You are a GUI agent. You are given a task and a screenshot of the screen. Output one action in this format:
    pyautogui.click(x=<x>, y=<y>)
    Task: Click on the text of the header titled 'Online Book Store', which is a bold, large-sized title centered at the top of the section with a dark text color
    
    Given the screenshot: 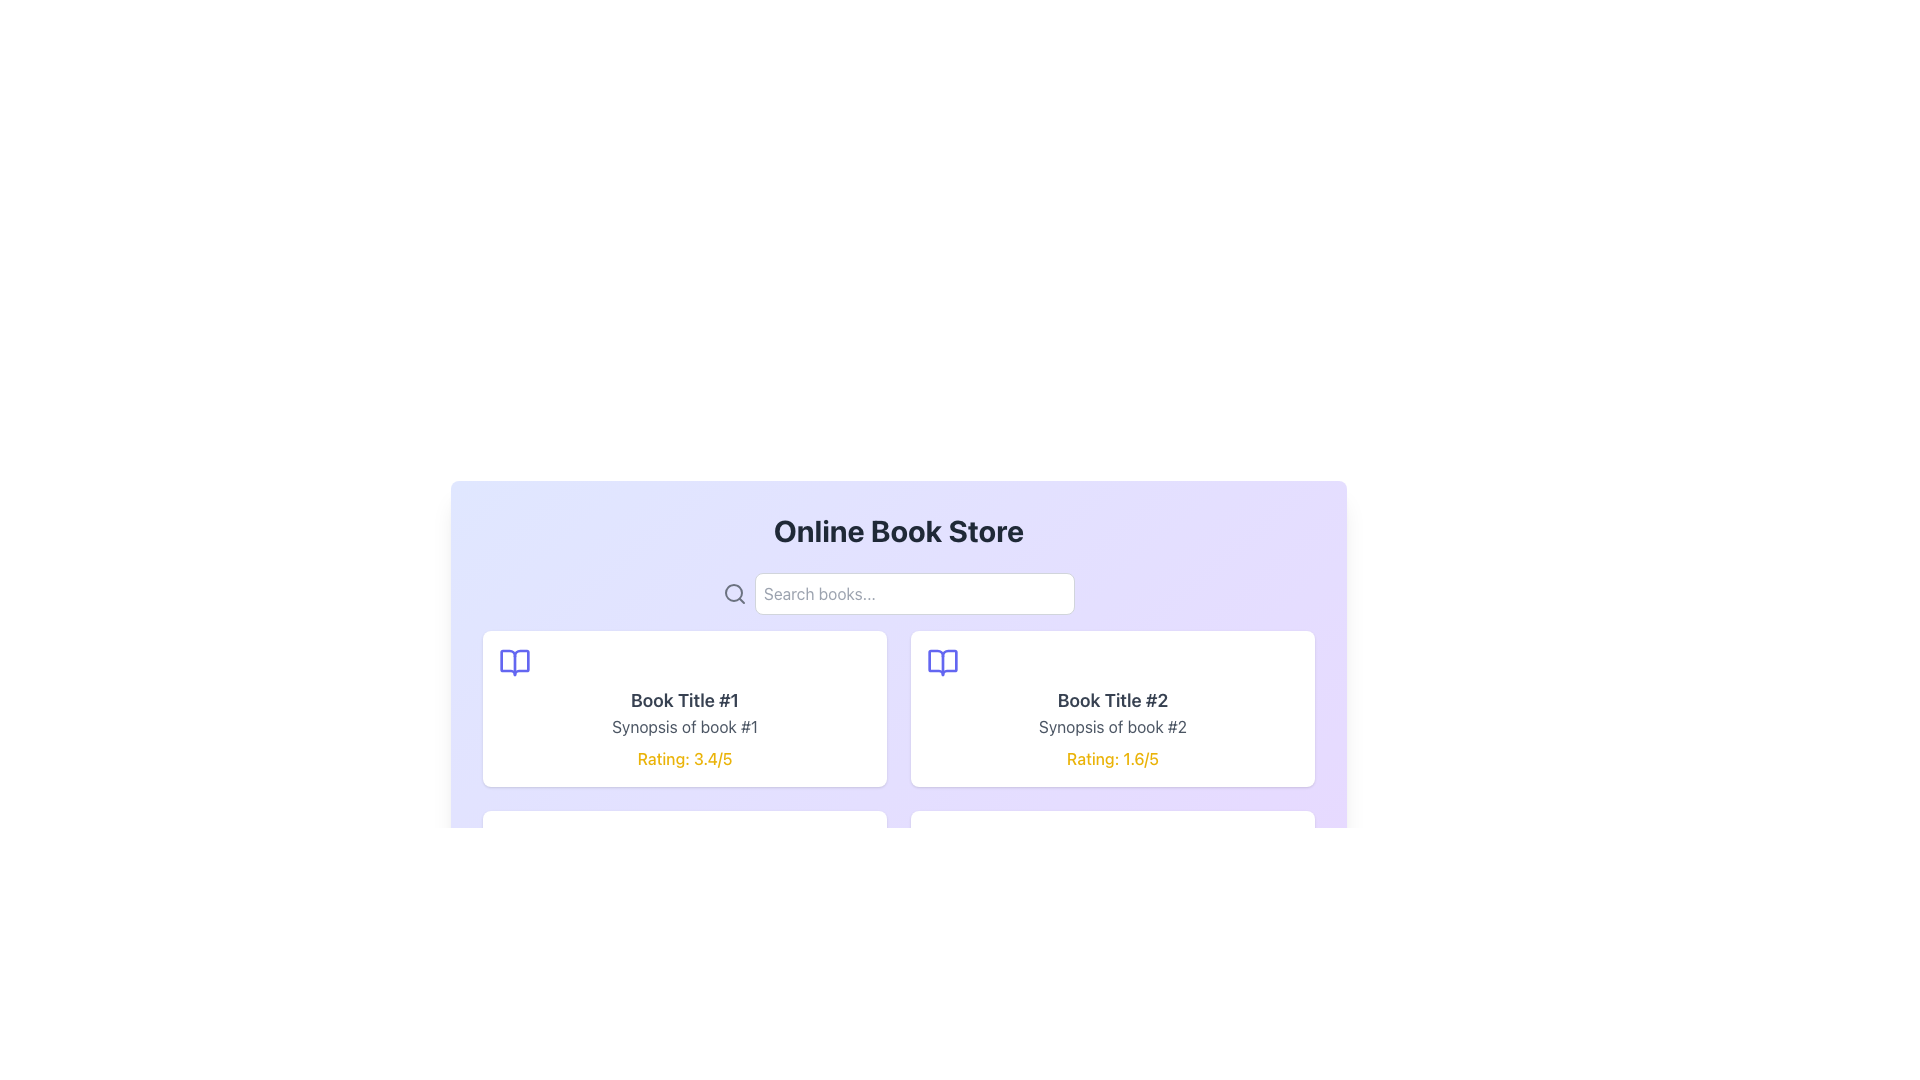 What is the action you would take?
    pyautogui.click(x=897, y=530)
    